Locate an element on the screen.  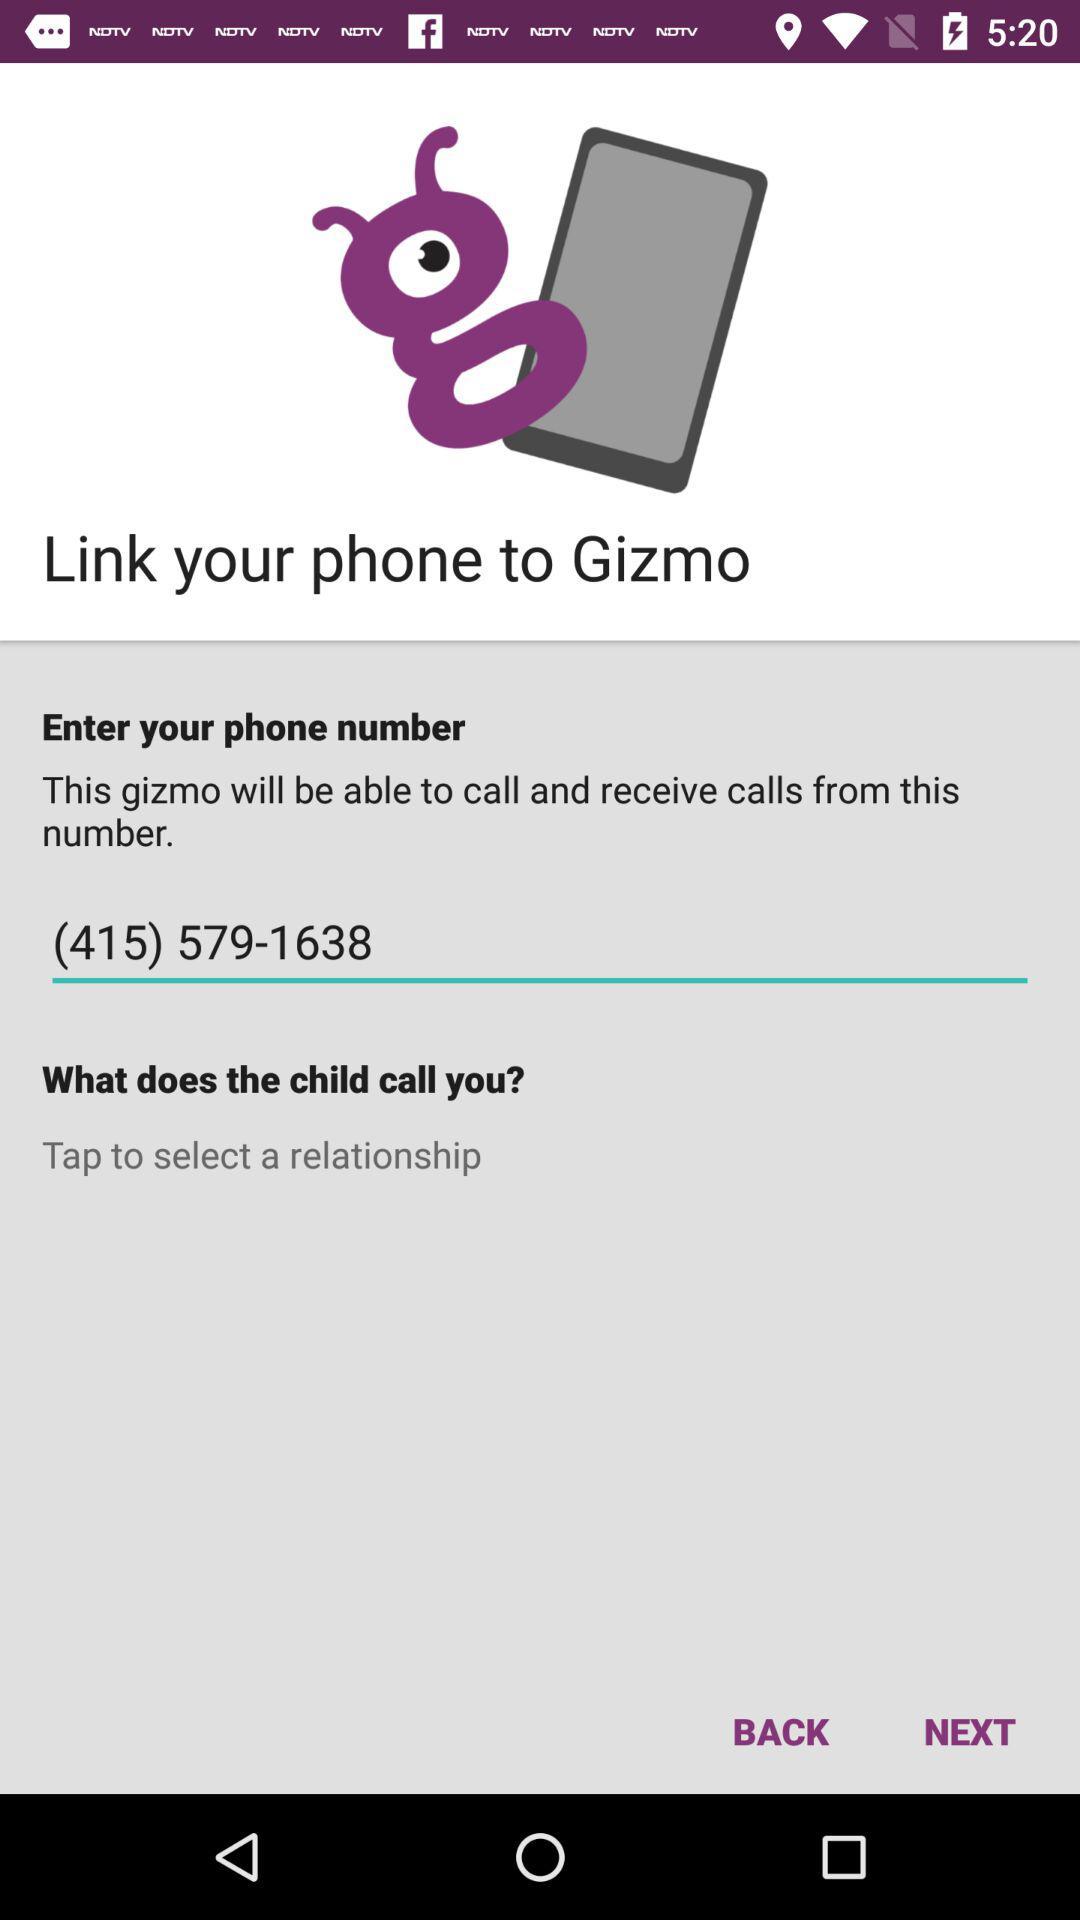
the back item is located at coordinates (779, 1730).